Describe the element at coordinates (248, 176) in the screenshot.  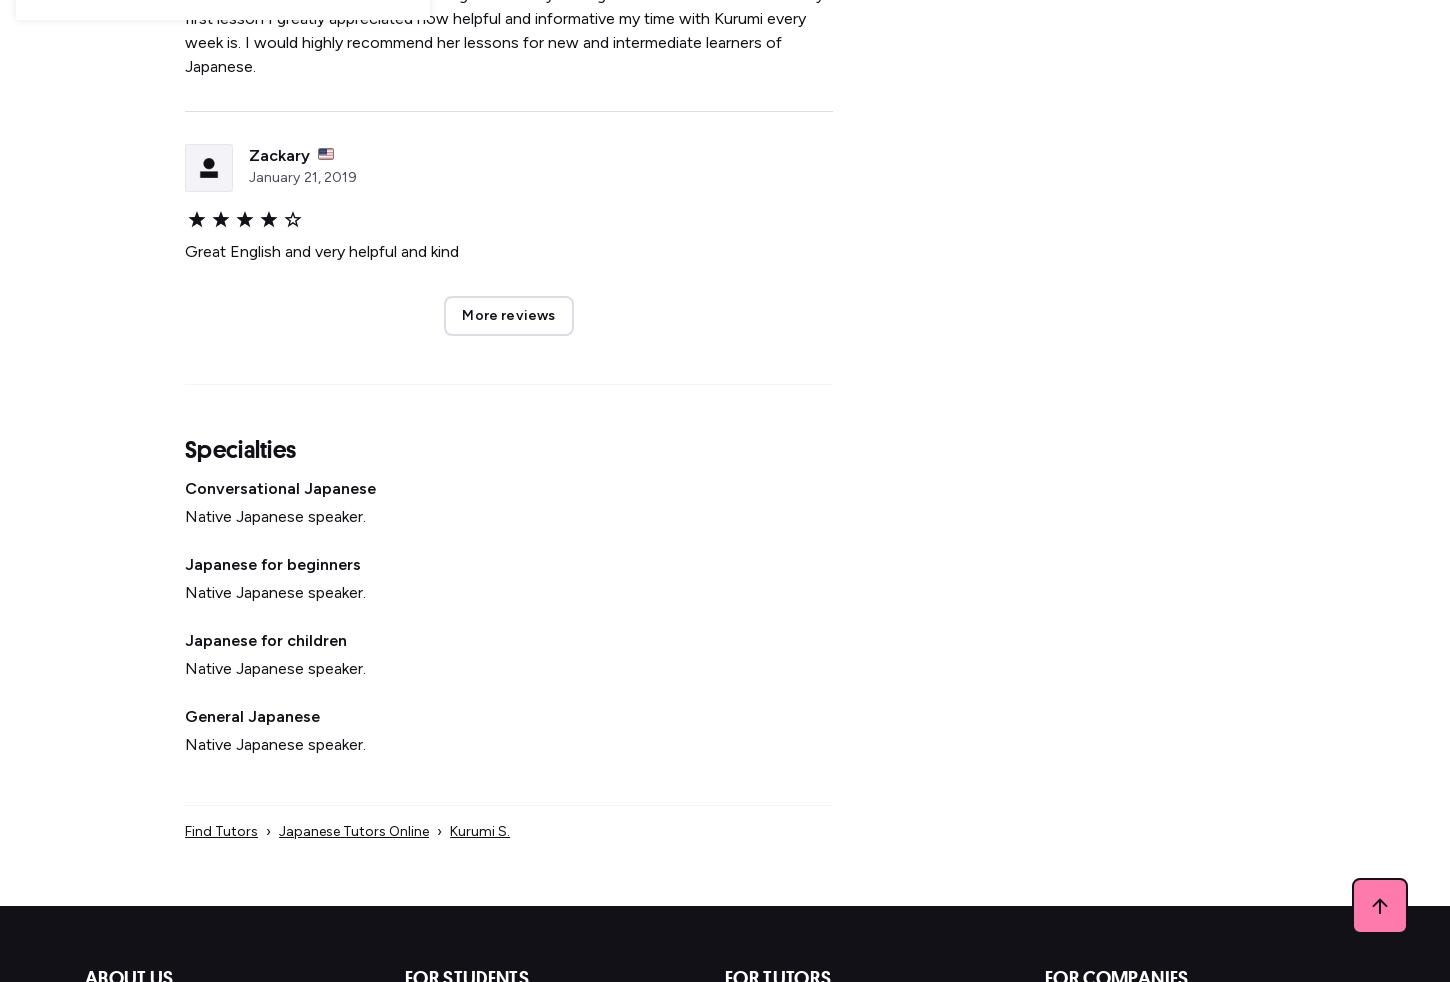
I see `'January'` at that location.